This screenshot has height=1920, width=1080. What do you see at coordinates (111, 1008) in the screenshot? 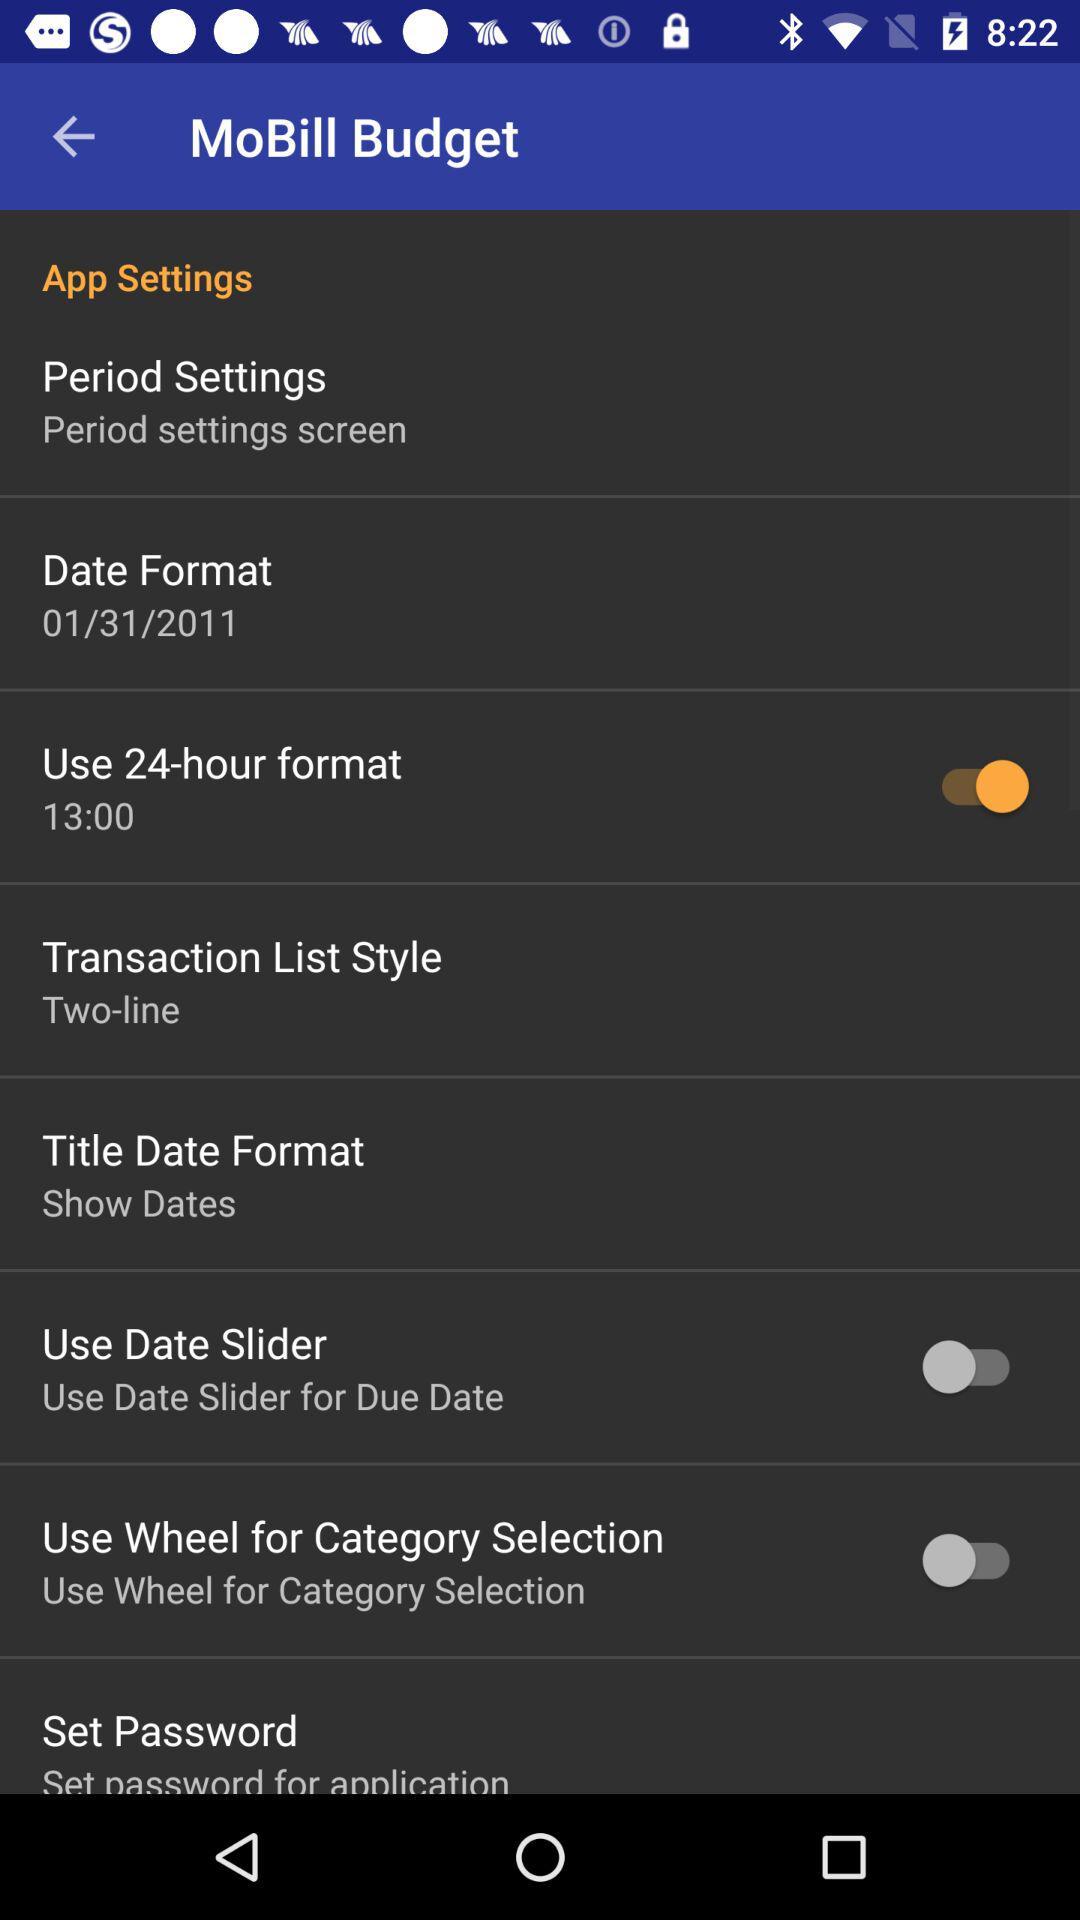
I see `two-line icon` at bounding box center [111, 1008].